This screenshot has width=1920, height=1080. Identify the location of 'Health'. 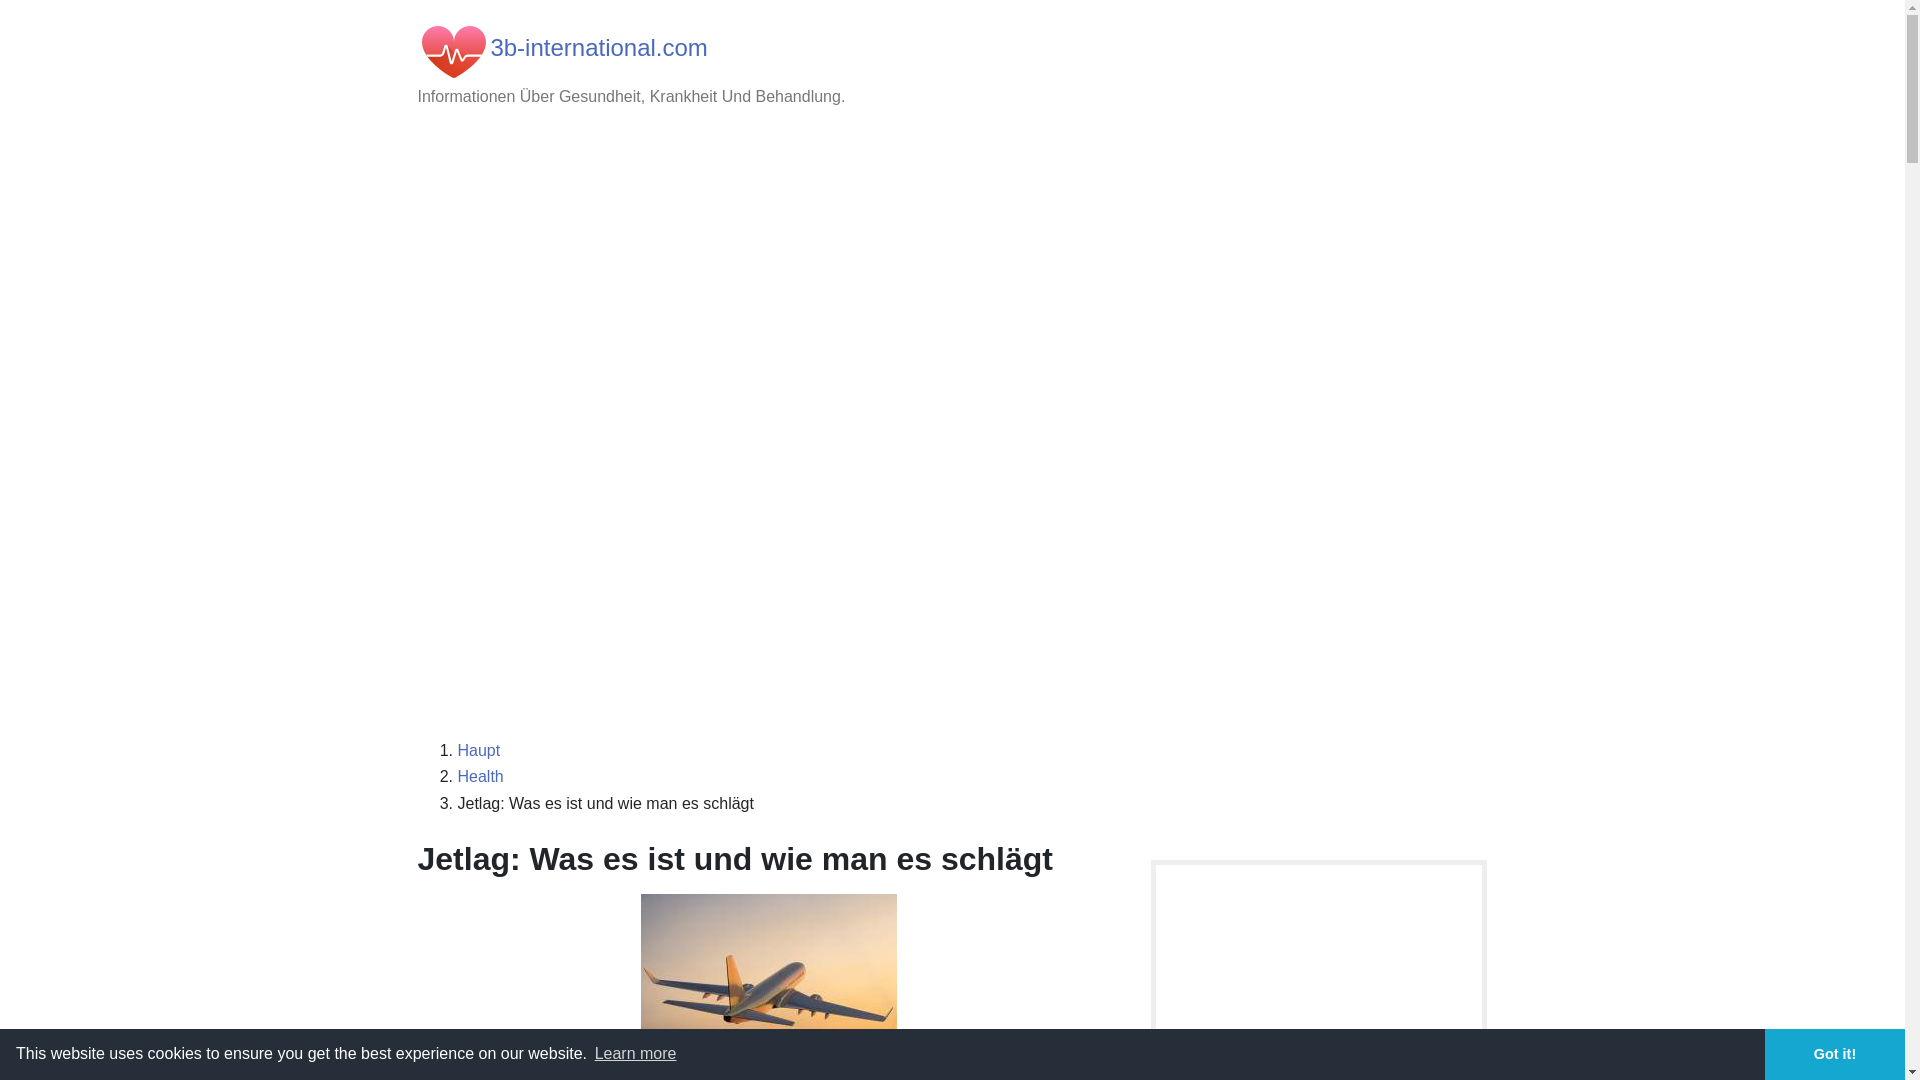
(480, 775).